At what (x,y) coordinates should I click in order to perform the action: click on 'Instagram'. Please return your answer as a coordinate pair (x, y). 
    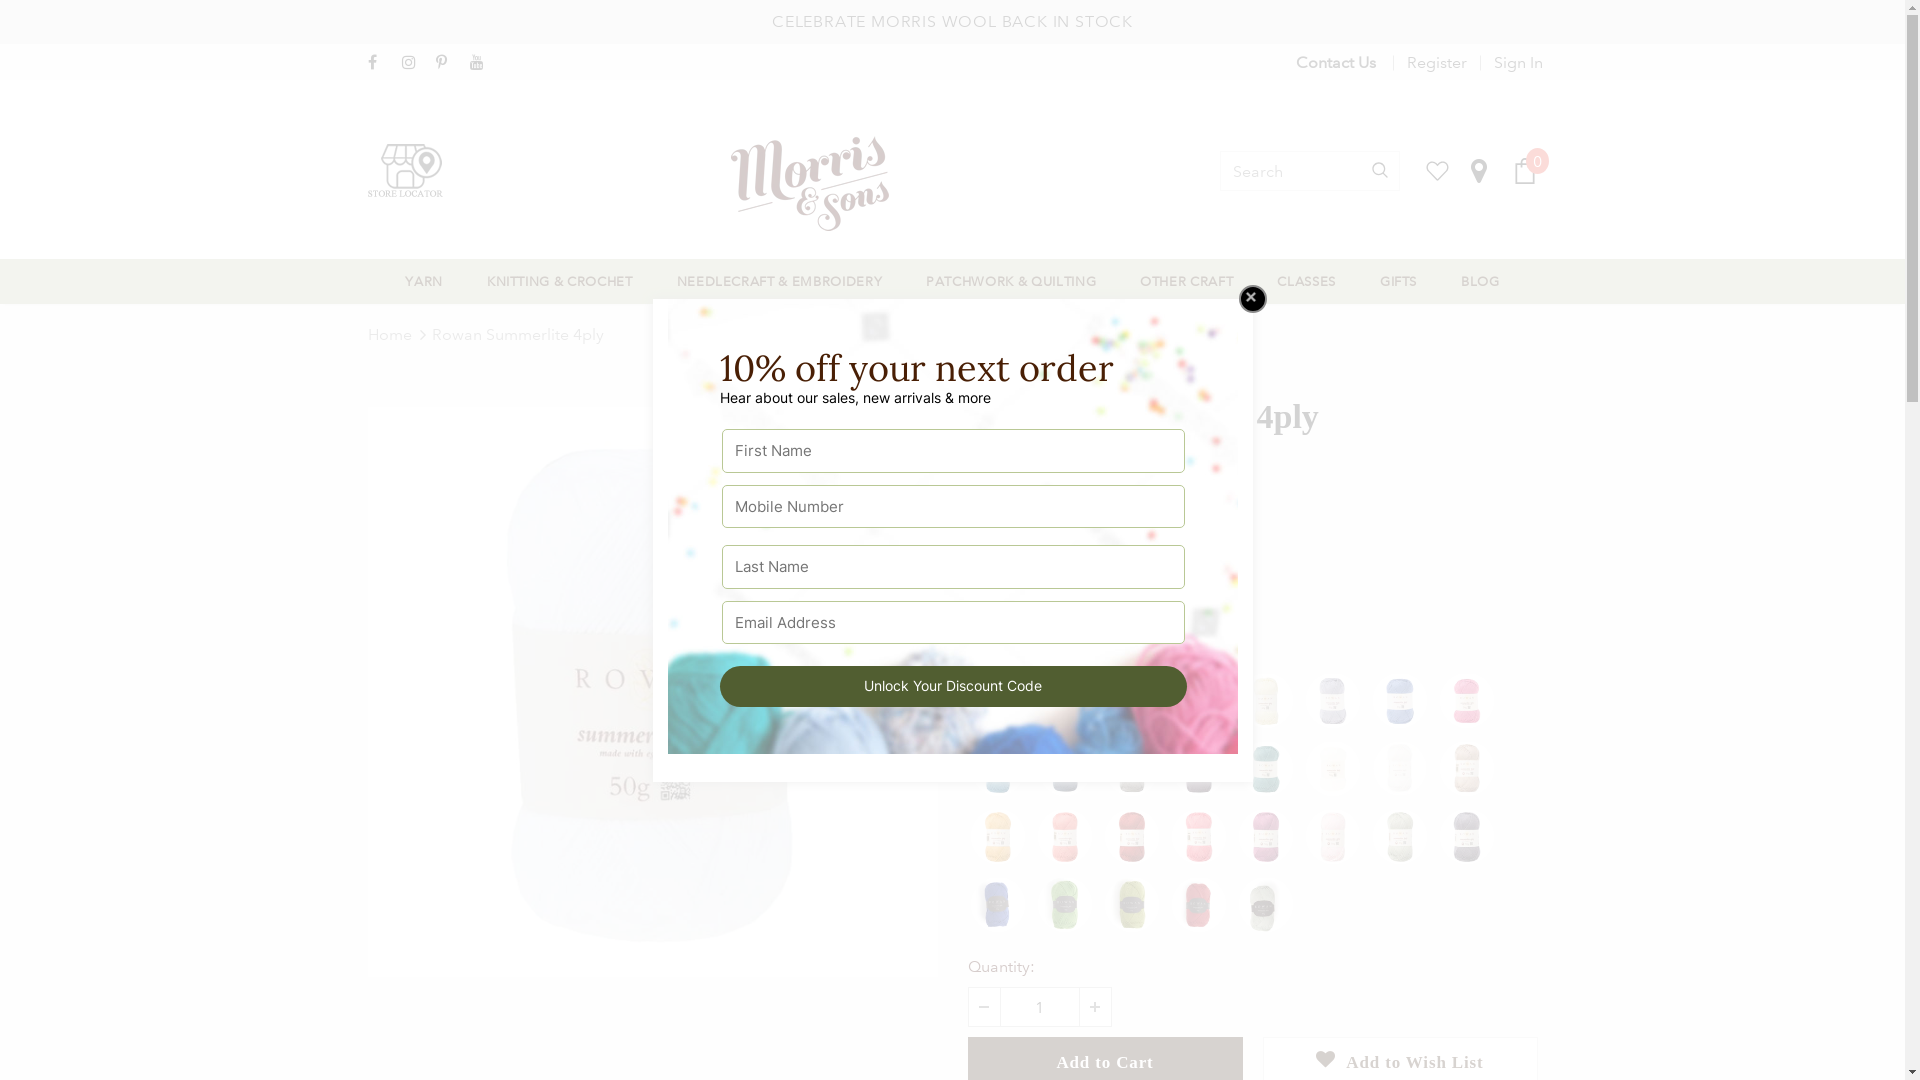
    Looking at the image, I should click on (413, 62).